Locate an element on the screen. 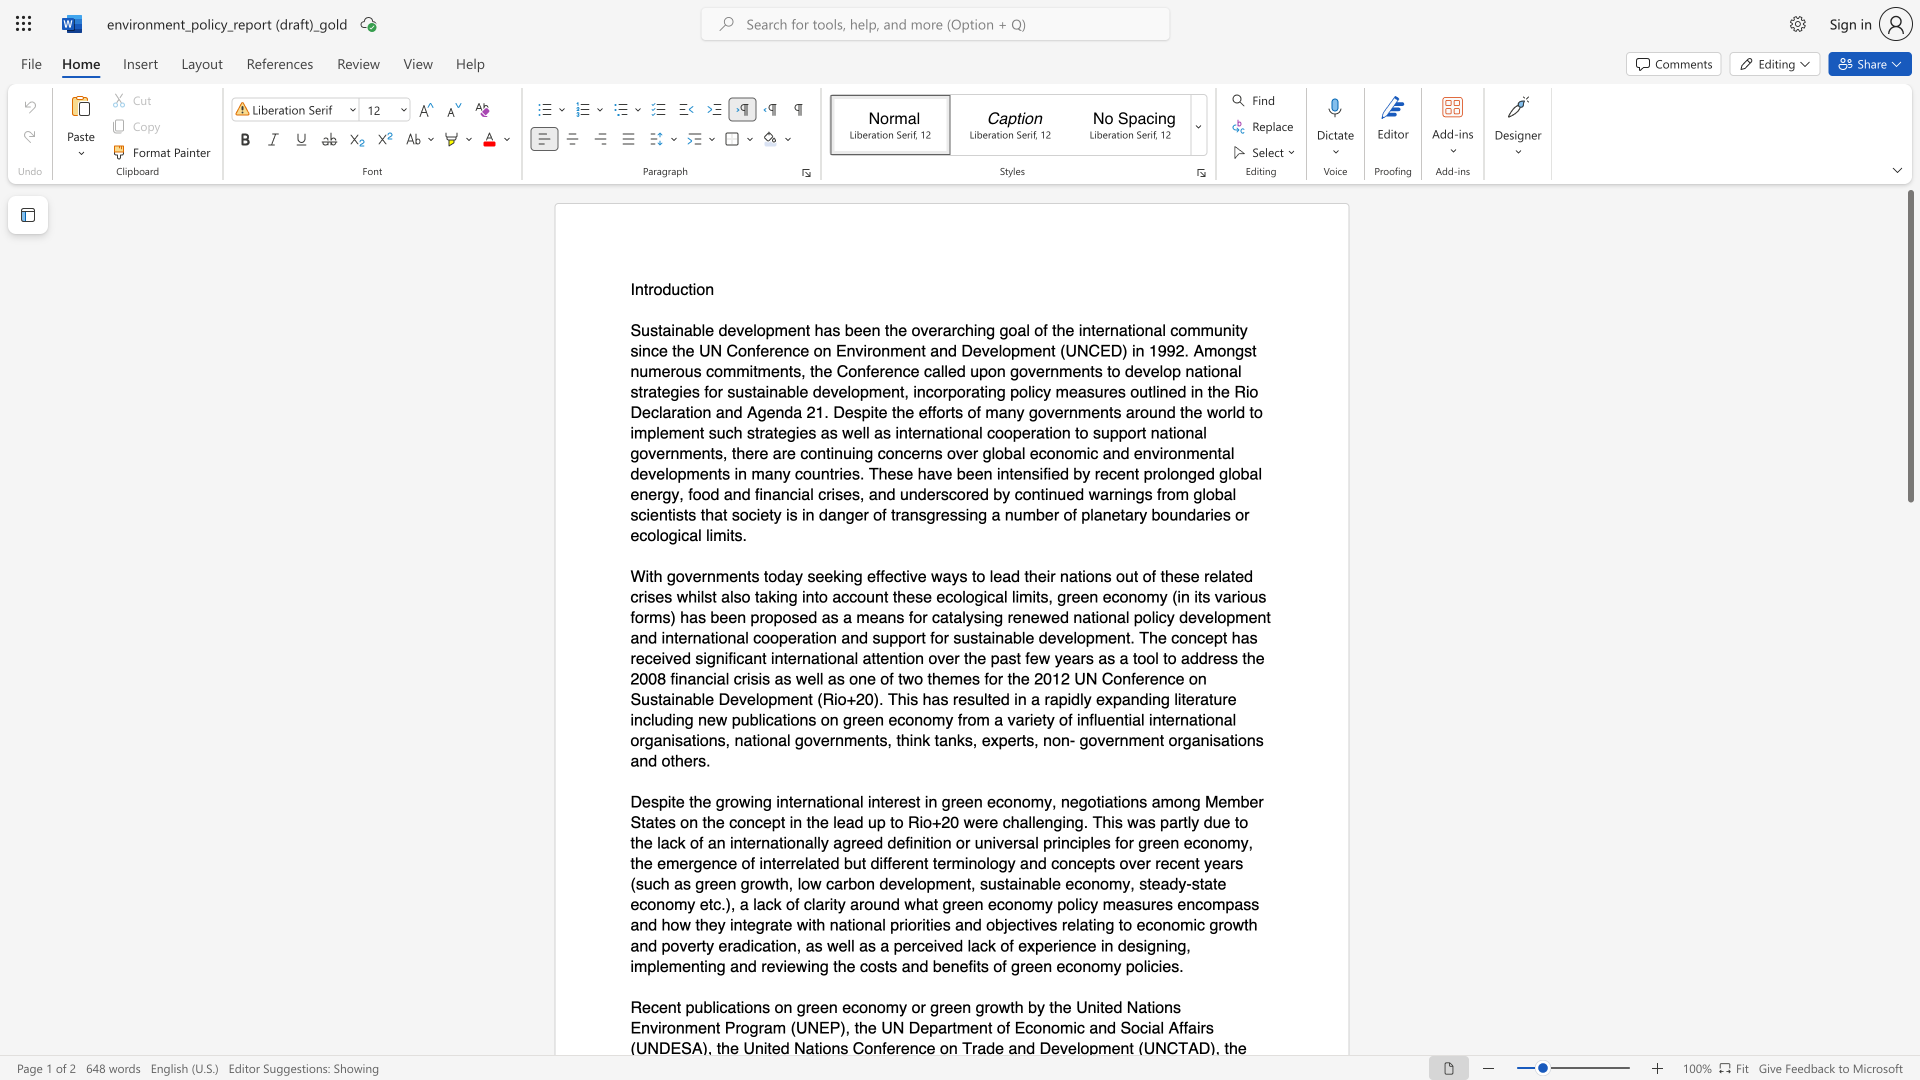 Image resolution: width=1920 pixels, height=1080 pixels. the scrollbar to scroll the page down is located at coordinates (1909, 898).